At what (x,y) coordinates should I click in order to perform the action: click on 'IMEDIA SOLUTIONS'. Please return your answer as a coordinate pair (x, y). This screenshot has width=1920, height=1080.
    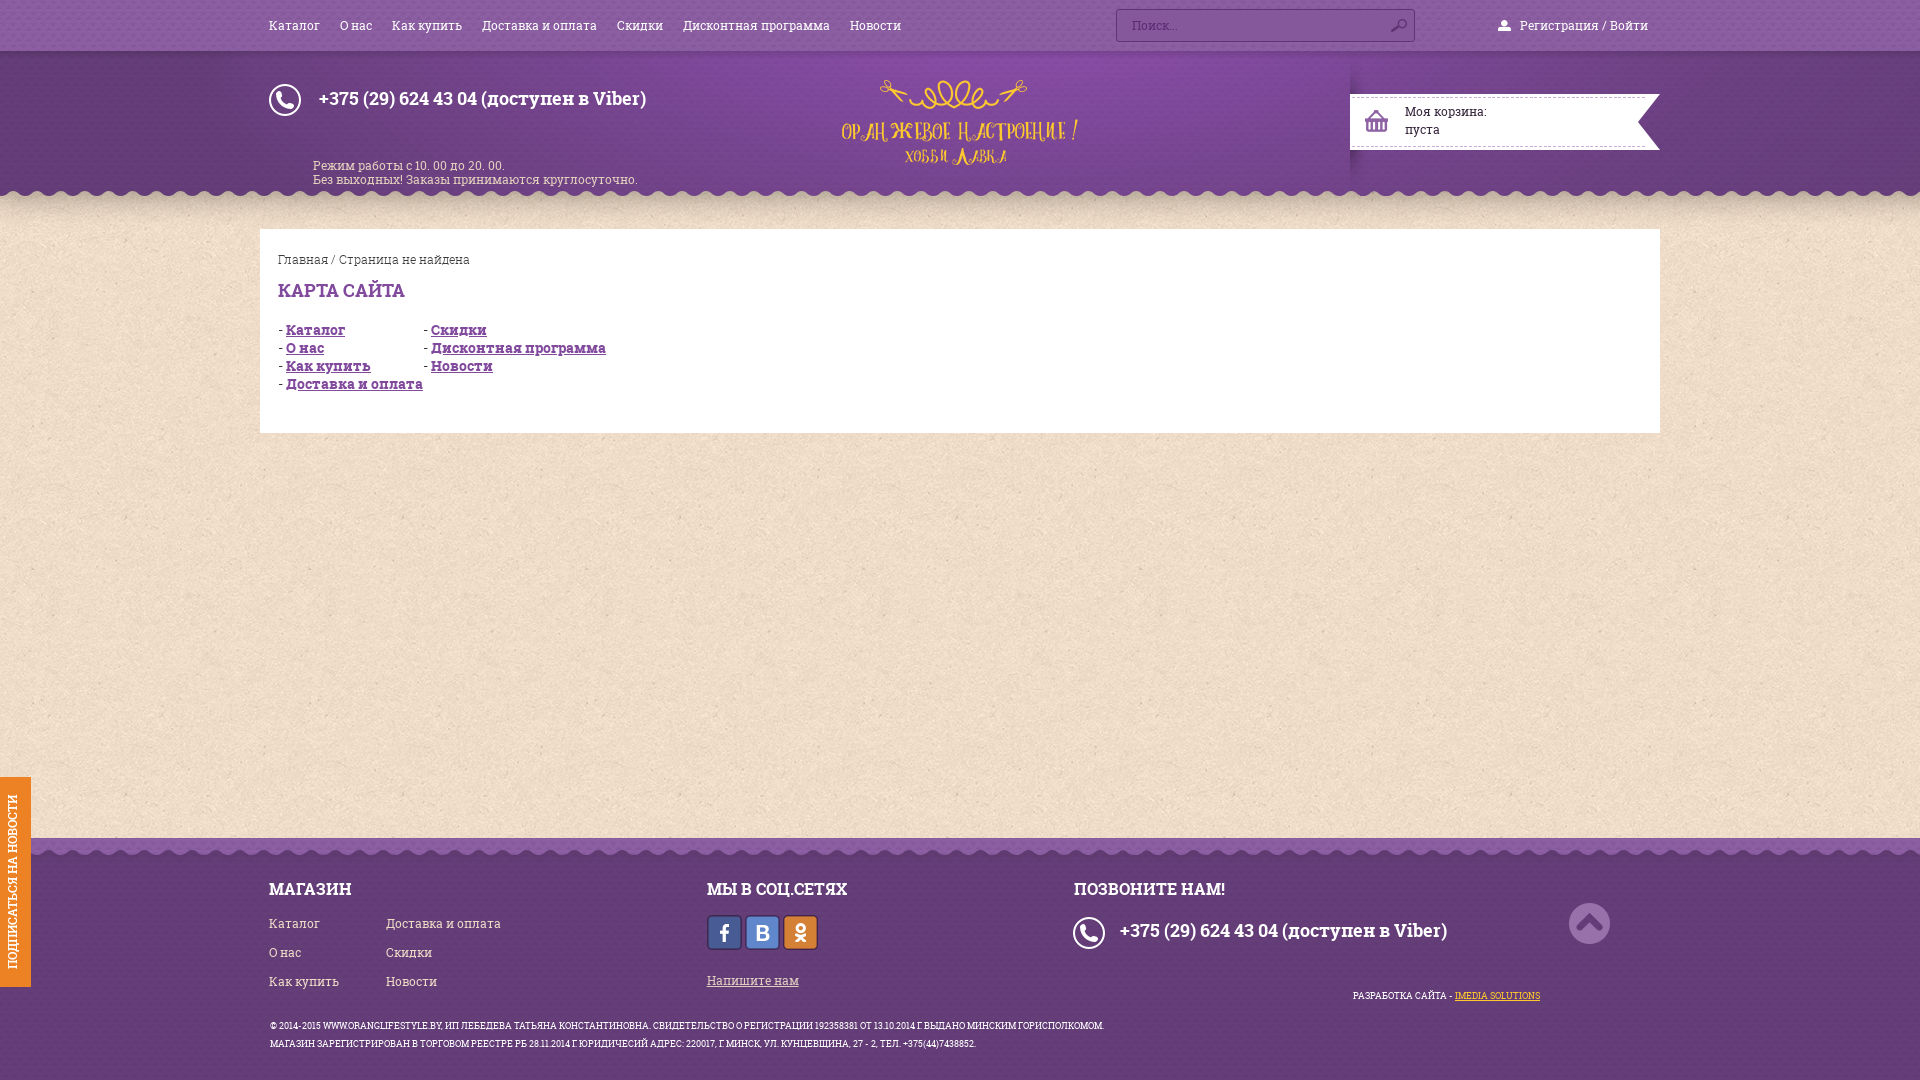
    Looking at the image, I should click on (1454, 995).